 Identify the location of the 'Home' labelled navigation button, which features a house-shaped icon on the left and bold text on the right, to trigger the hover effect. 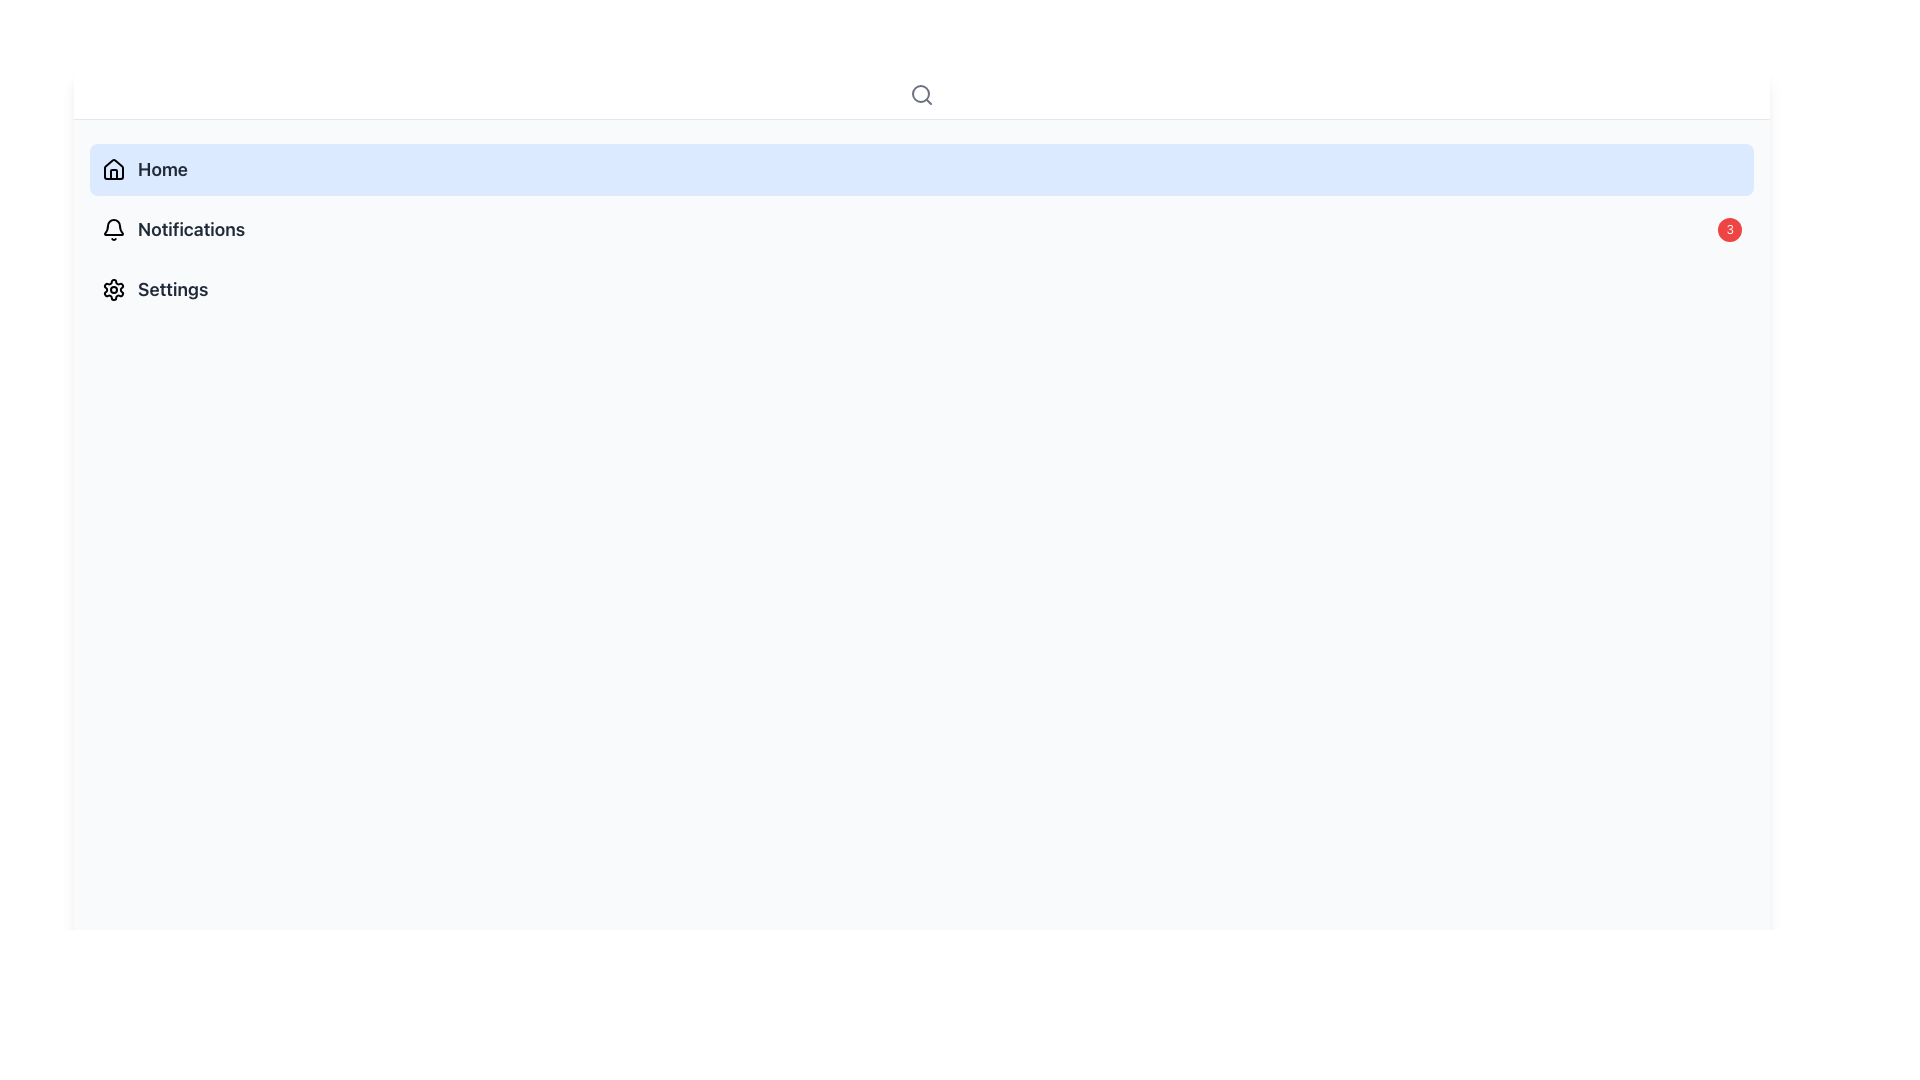
(143, 168).